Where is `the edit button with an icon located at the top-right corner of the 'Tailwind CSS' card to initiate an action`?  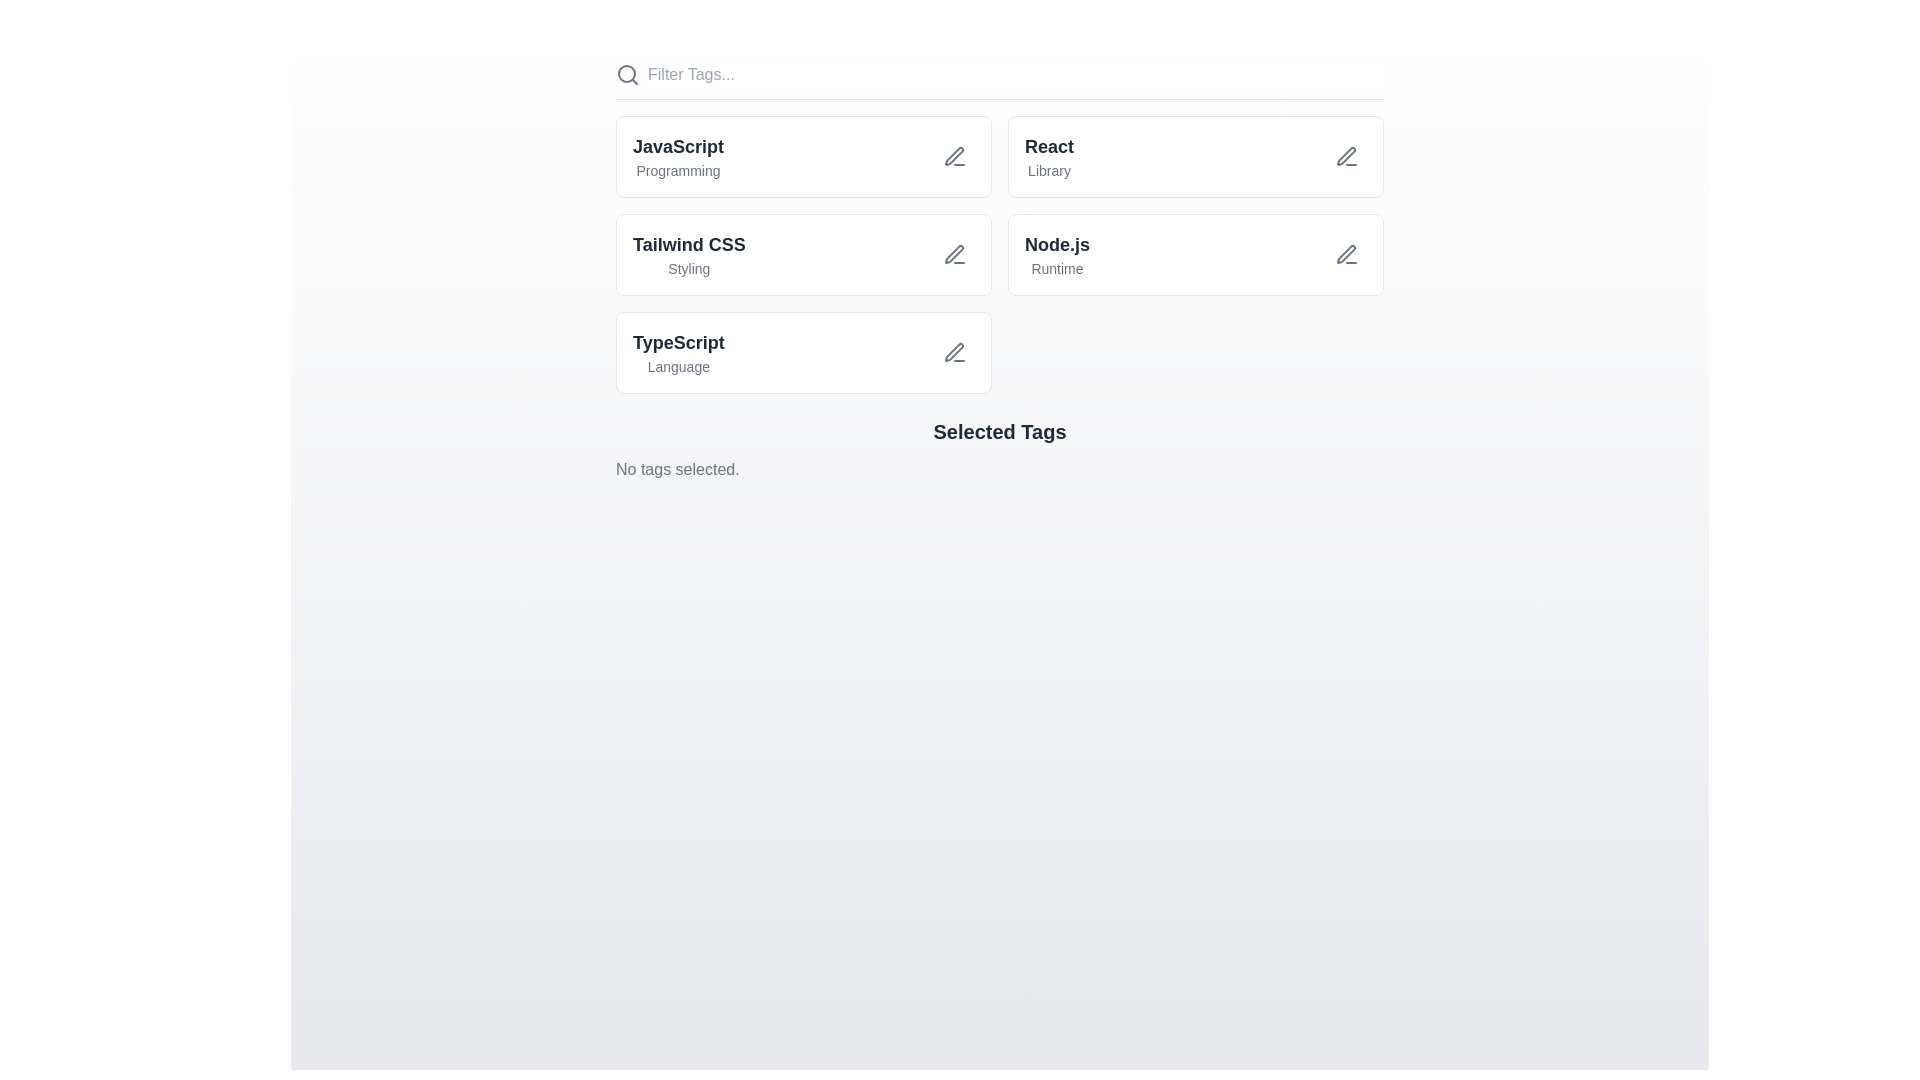
the edit button with an icon located at the top-right corner of the 'Tailwind CSS' card to initiate an action is located at coordinates (954, 253).